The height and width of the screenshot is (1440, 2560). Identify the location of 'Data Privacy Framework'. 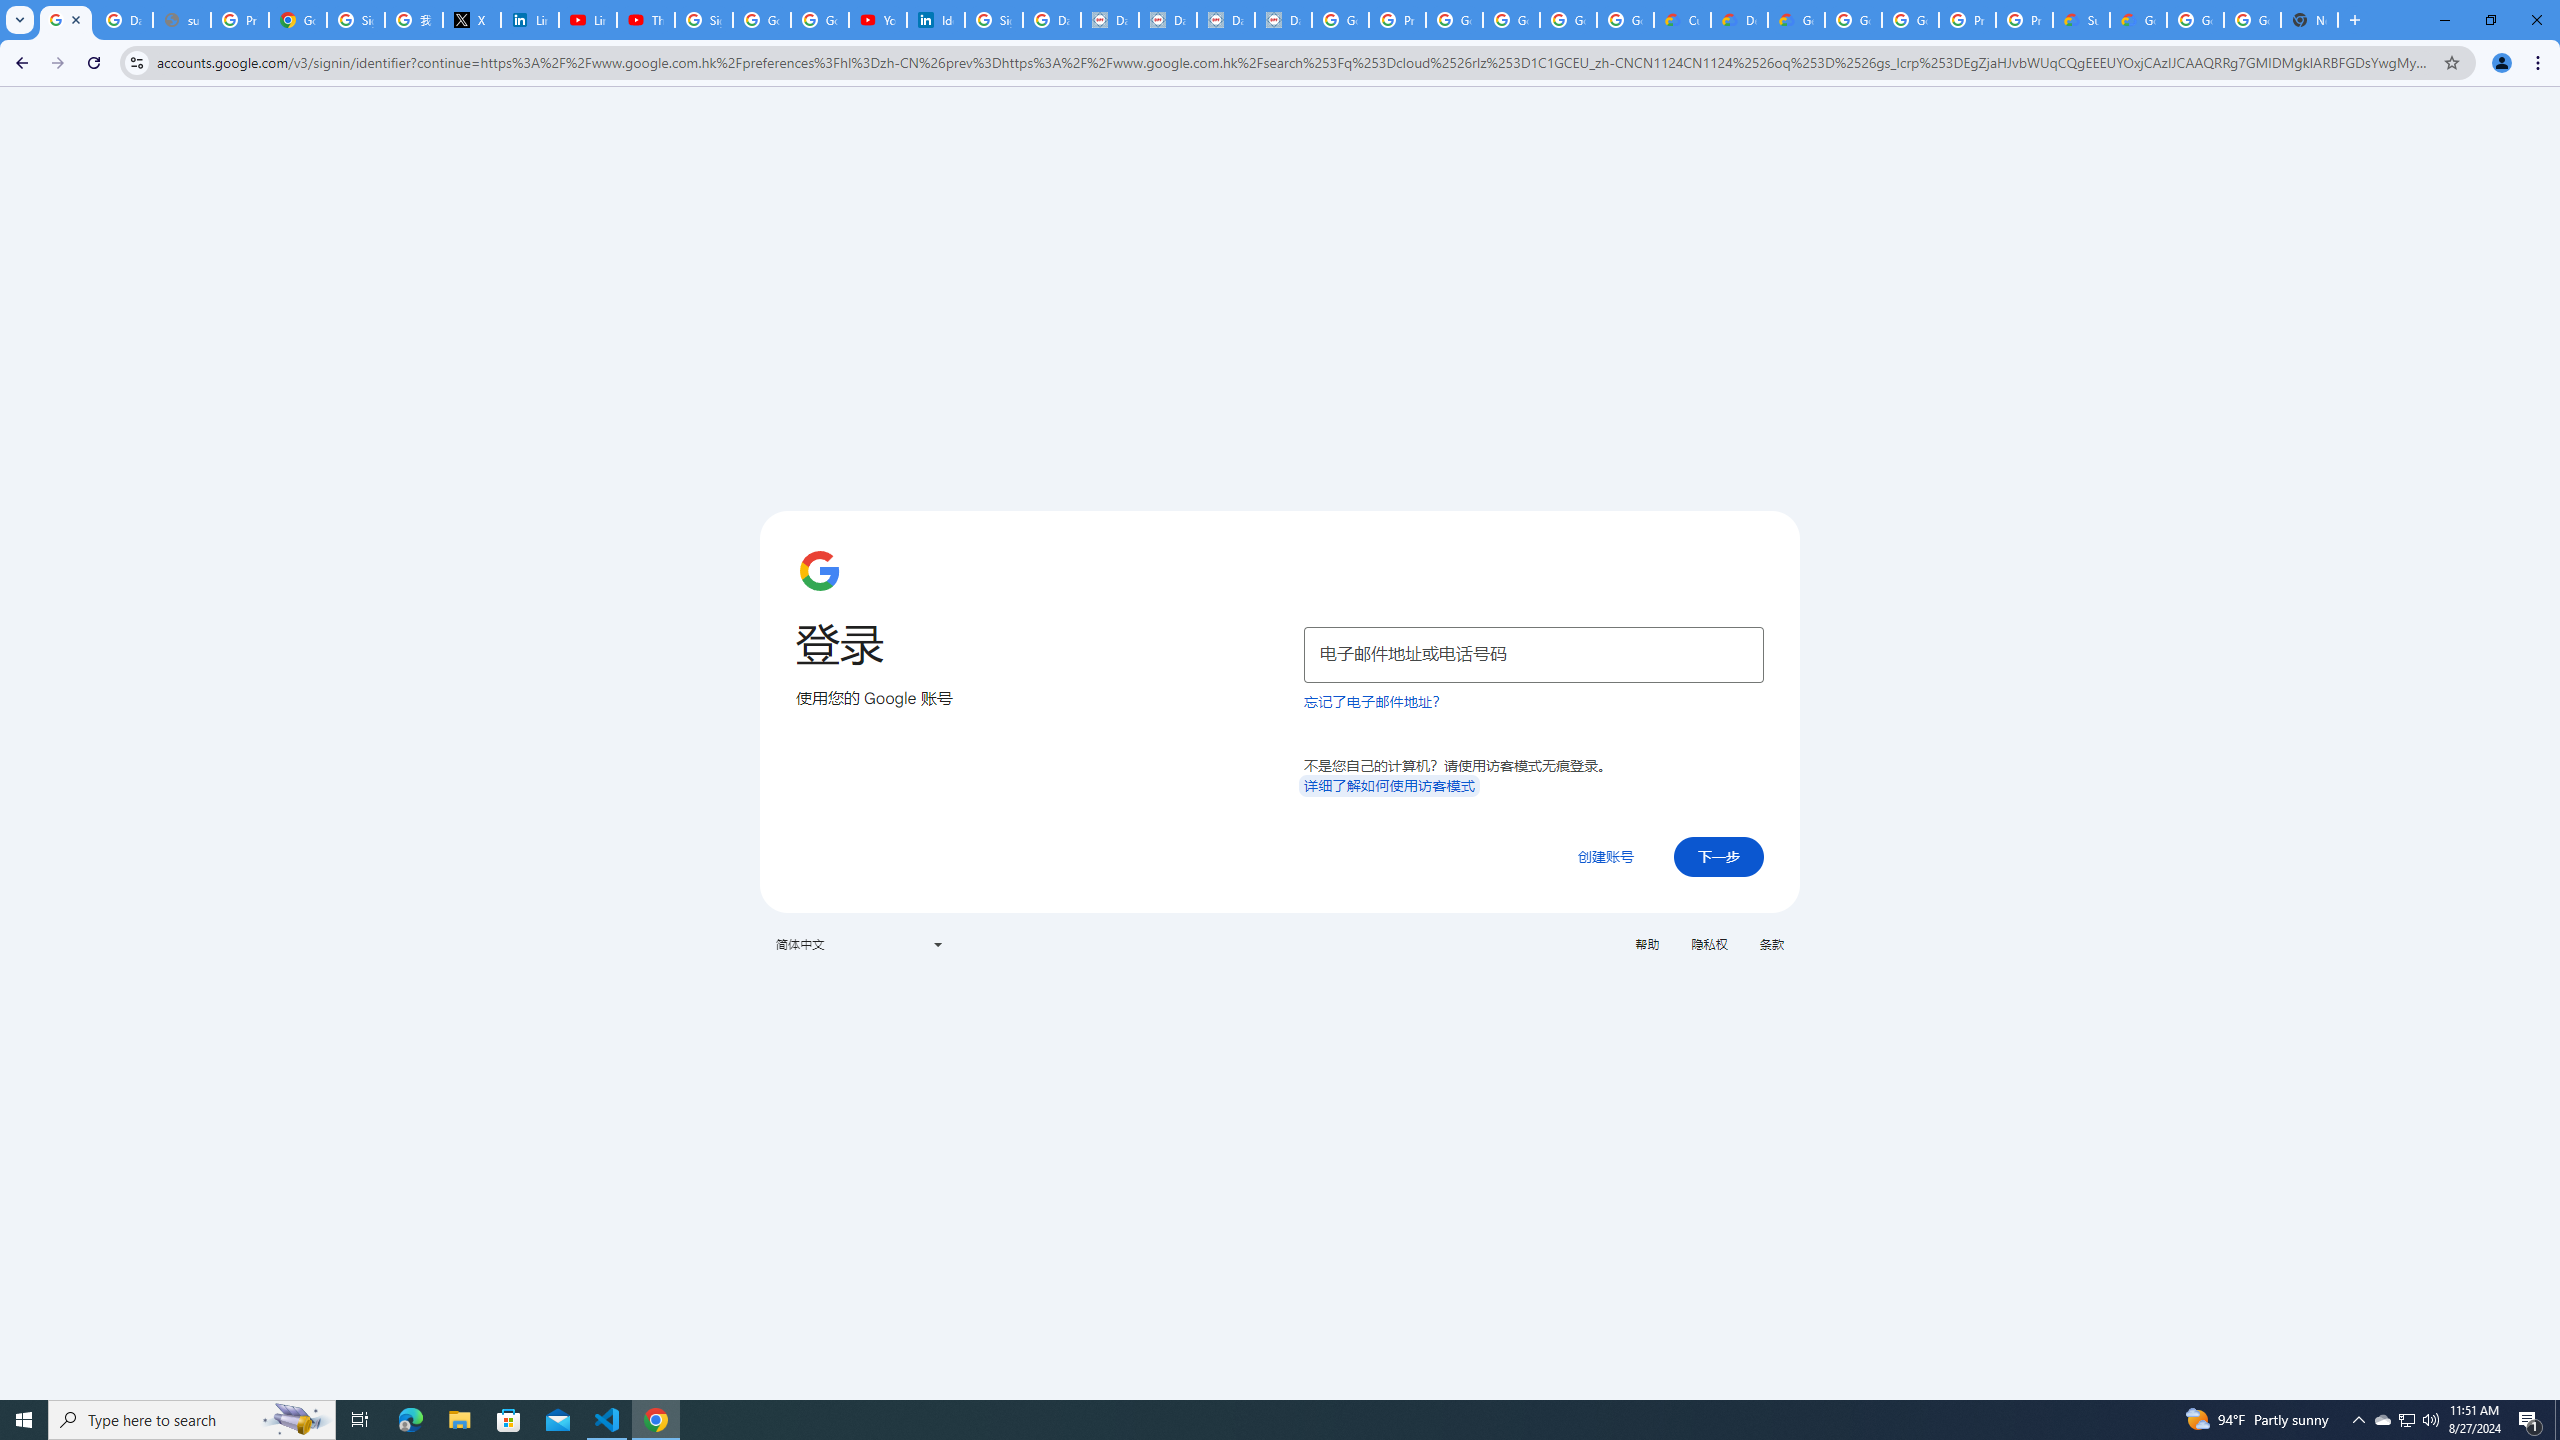
(1226, 19).